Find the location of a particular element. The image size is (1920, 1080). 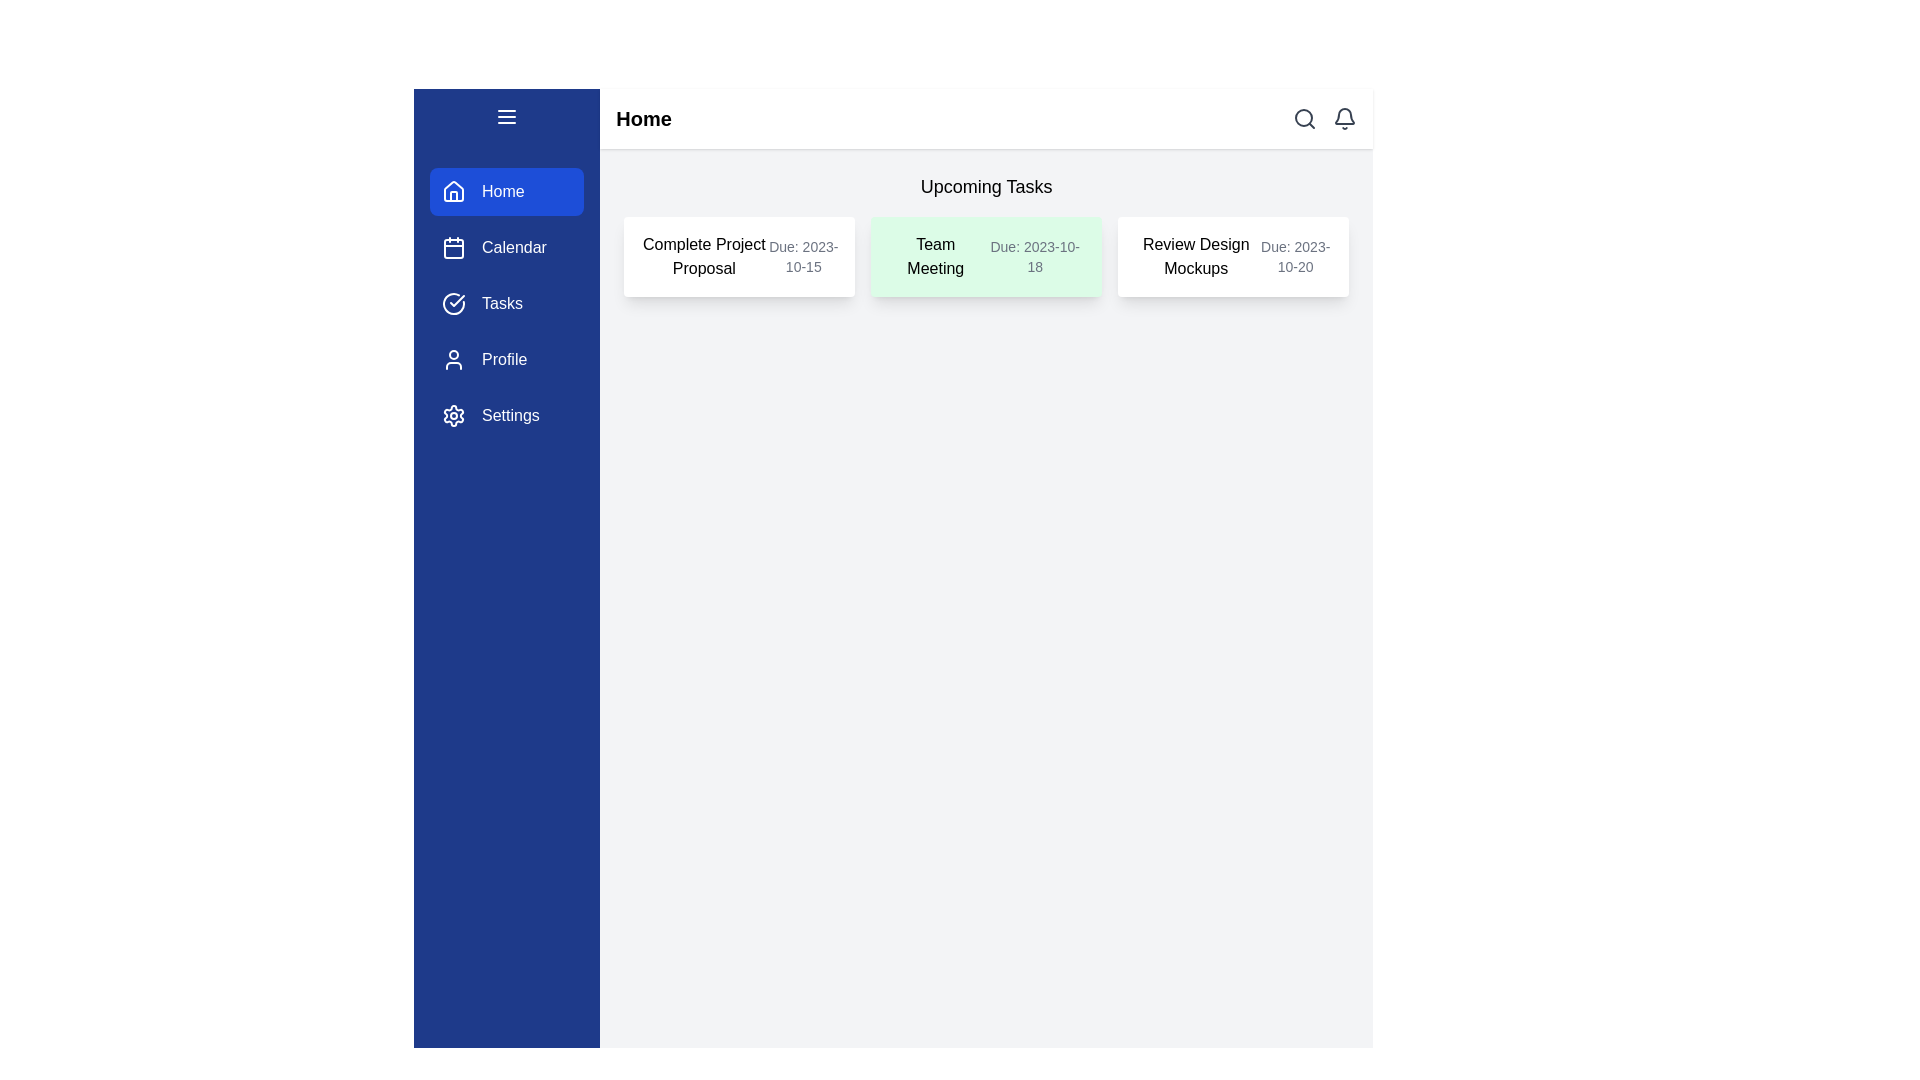

the linked actions or icons on the third card in the task management interface that represents reviewing design mockups, located slightly below the title 'Upcoming Tasks.' is located at coordinates (1232, 256).